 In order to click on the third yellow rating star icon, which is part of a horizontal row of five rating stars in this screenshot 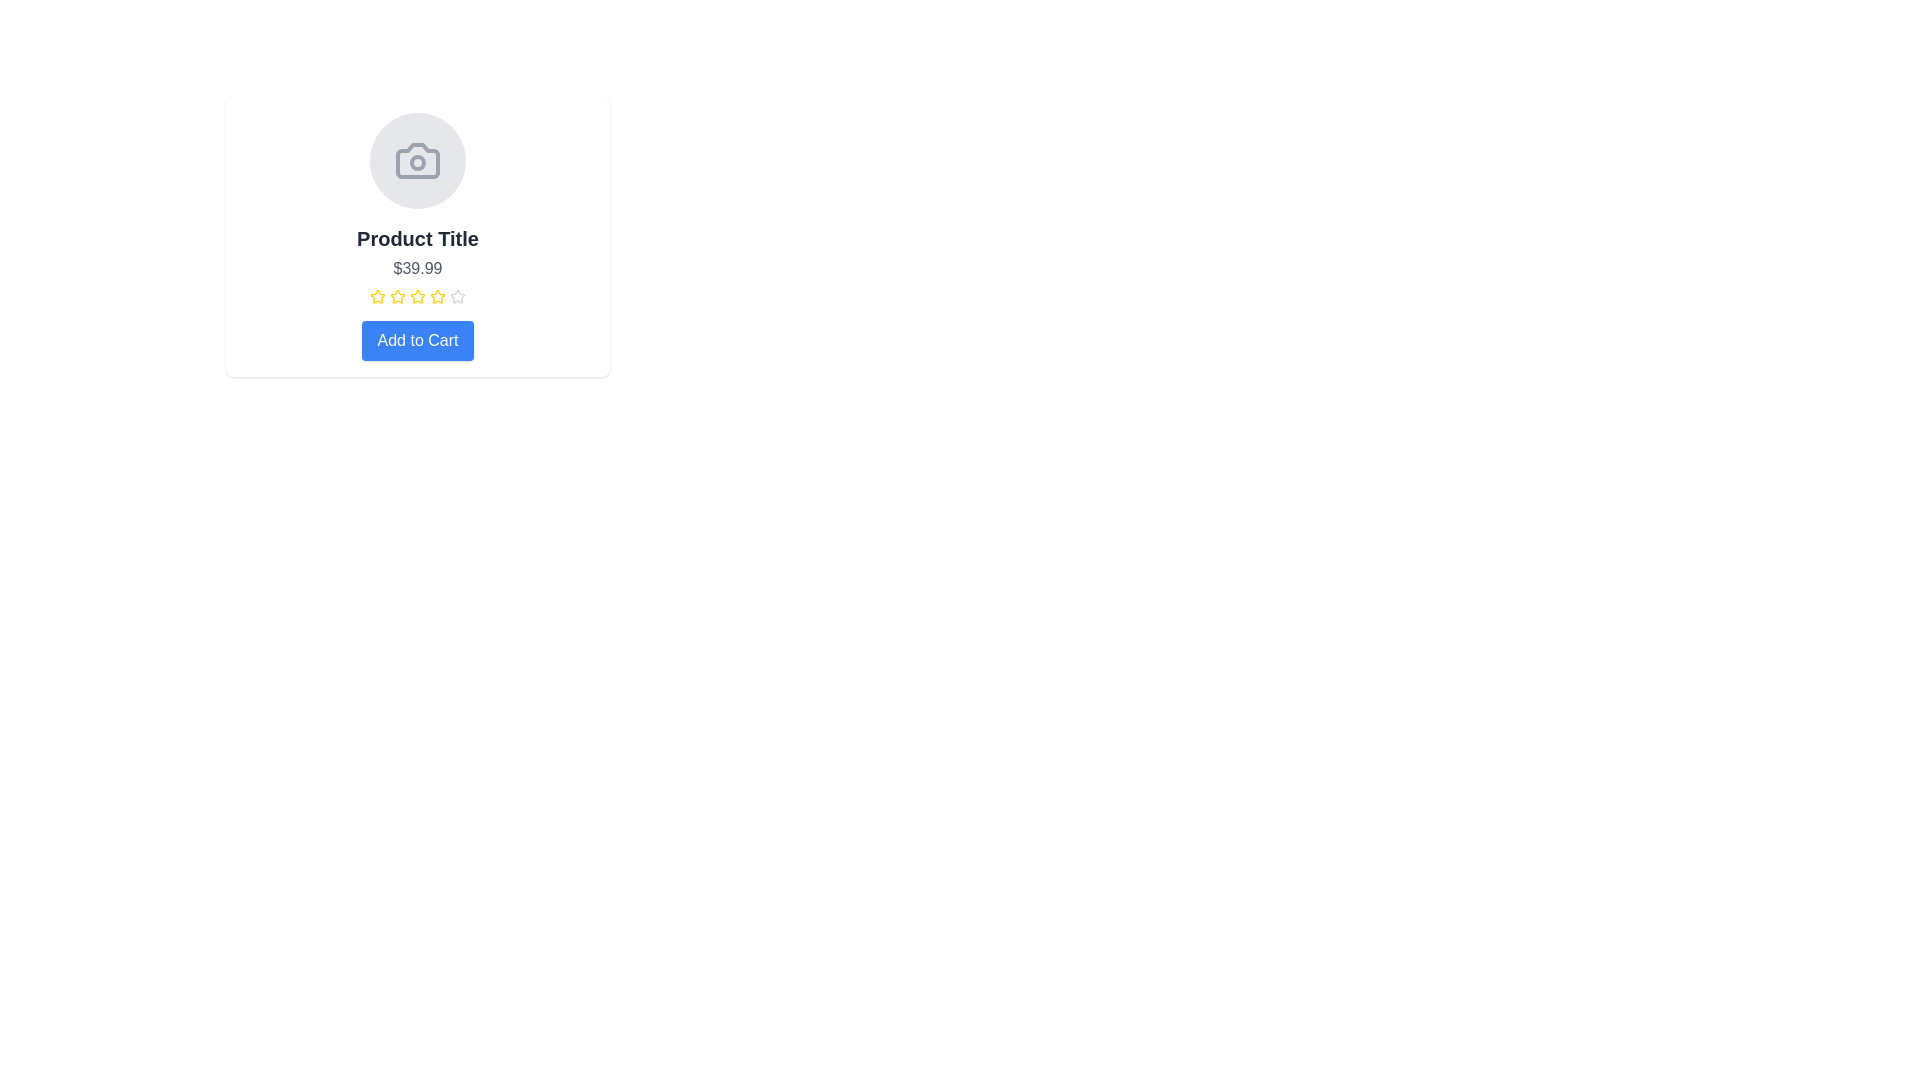, I will do `click(416, 296)`.